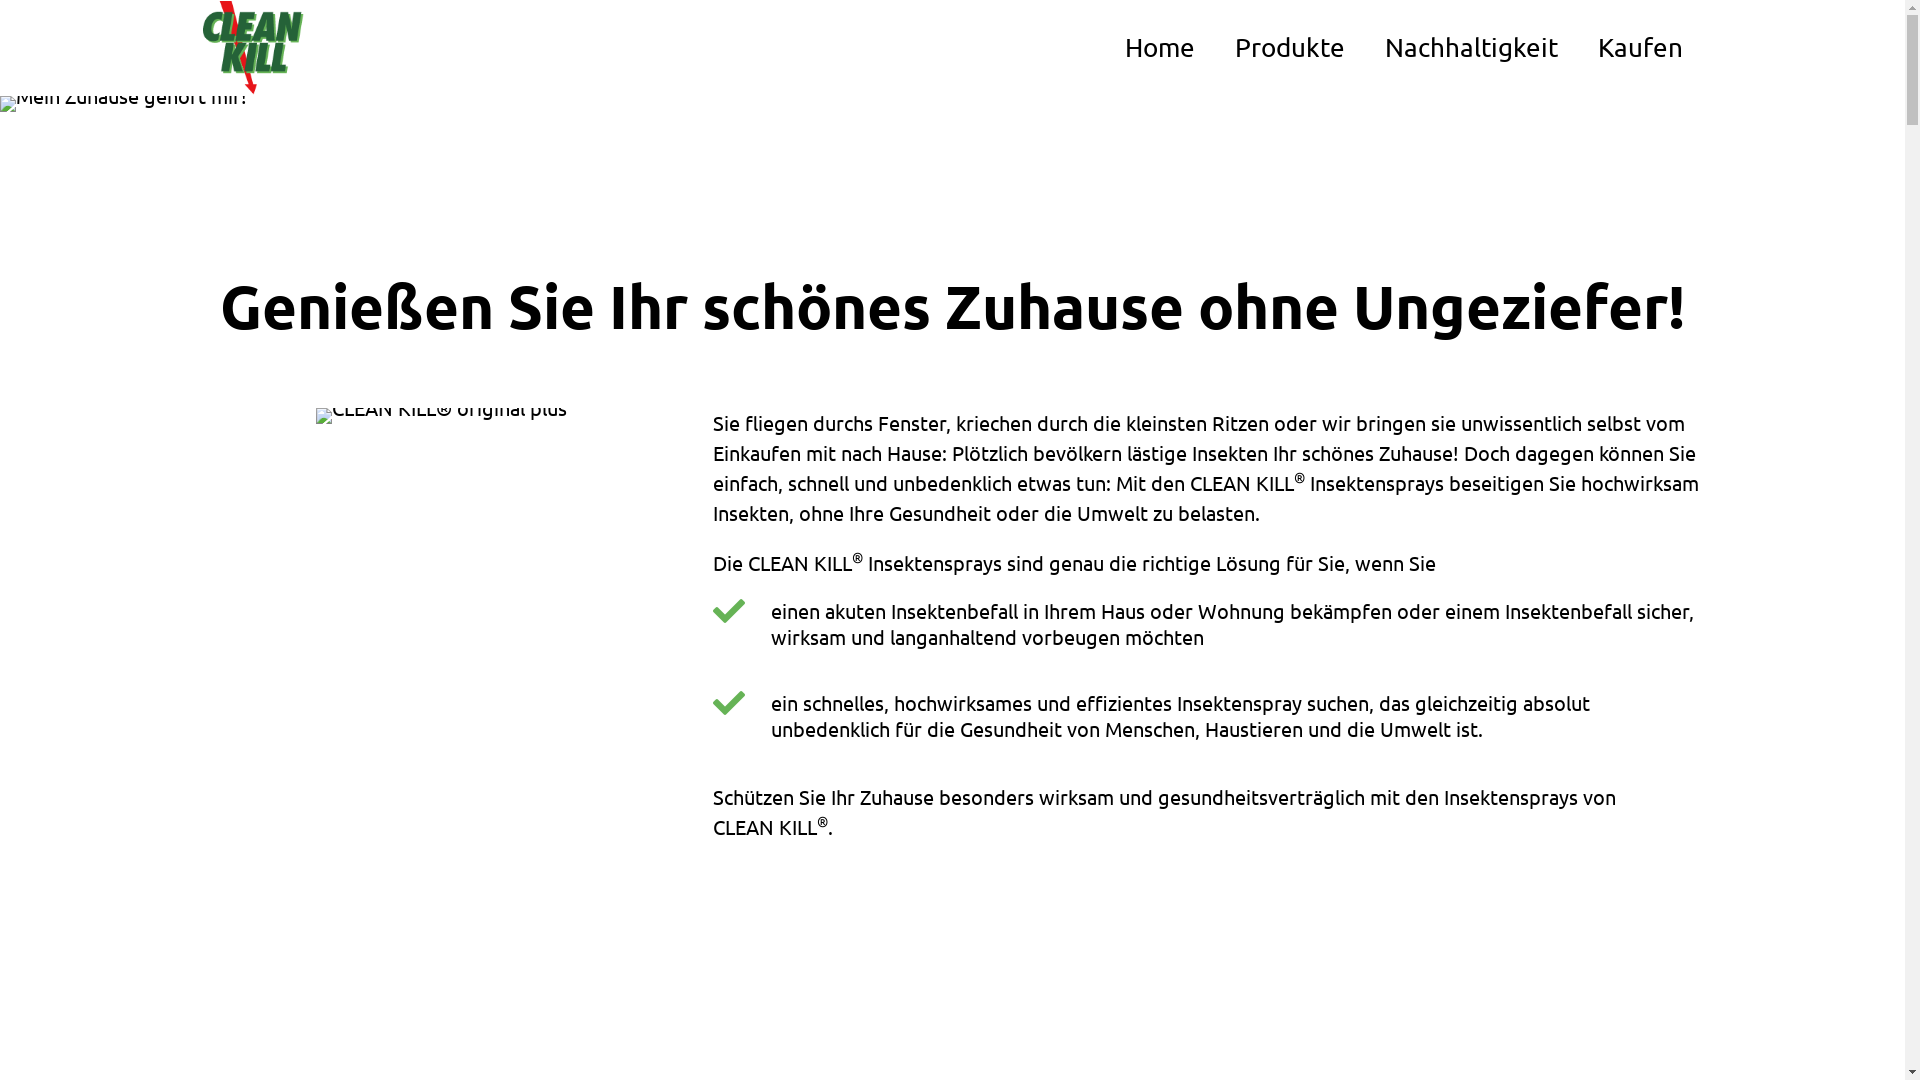 The height and width of the screenshot is (1080, 1920). Describe the element at coordinates (201, 46) in the screenshot. I see `'Zur Startseite'` at that location.